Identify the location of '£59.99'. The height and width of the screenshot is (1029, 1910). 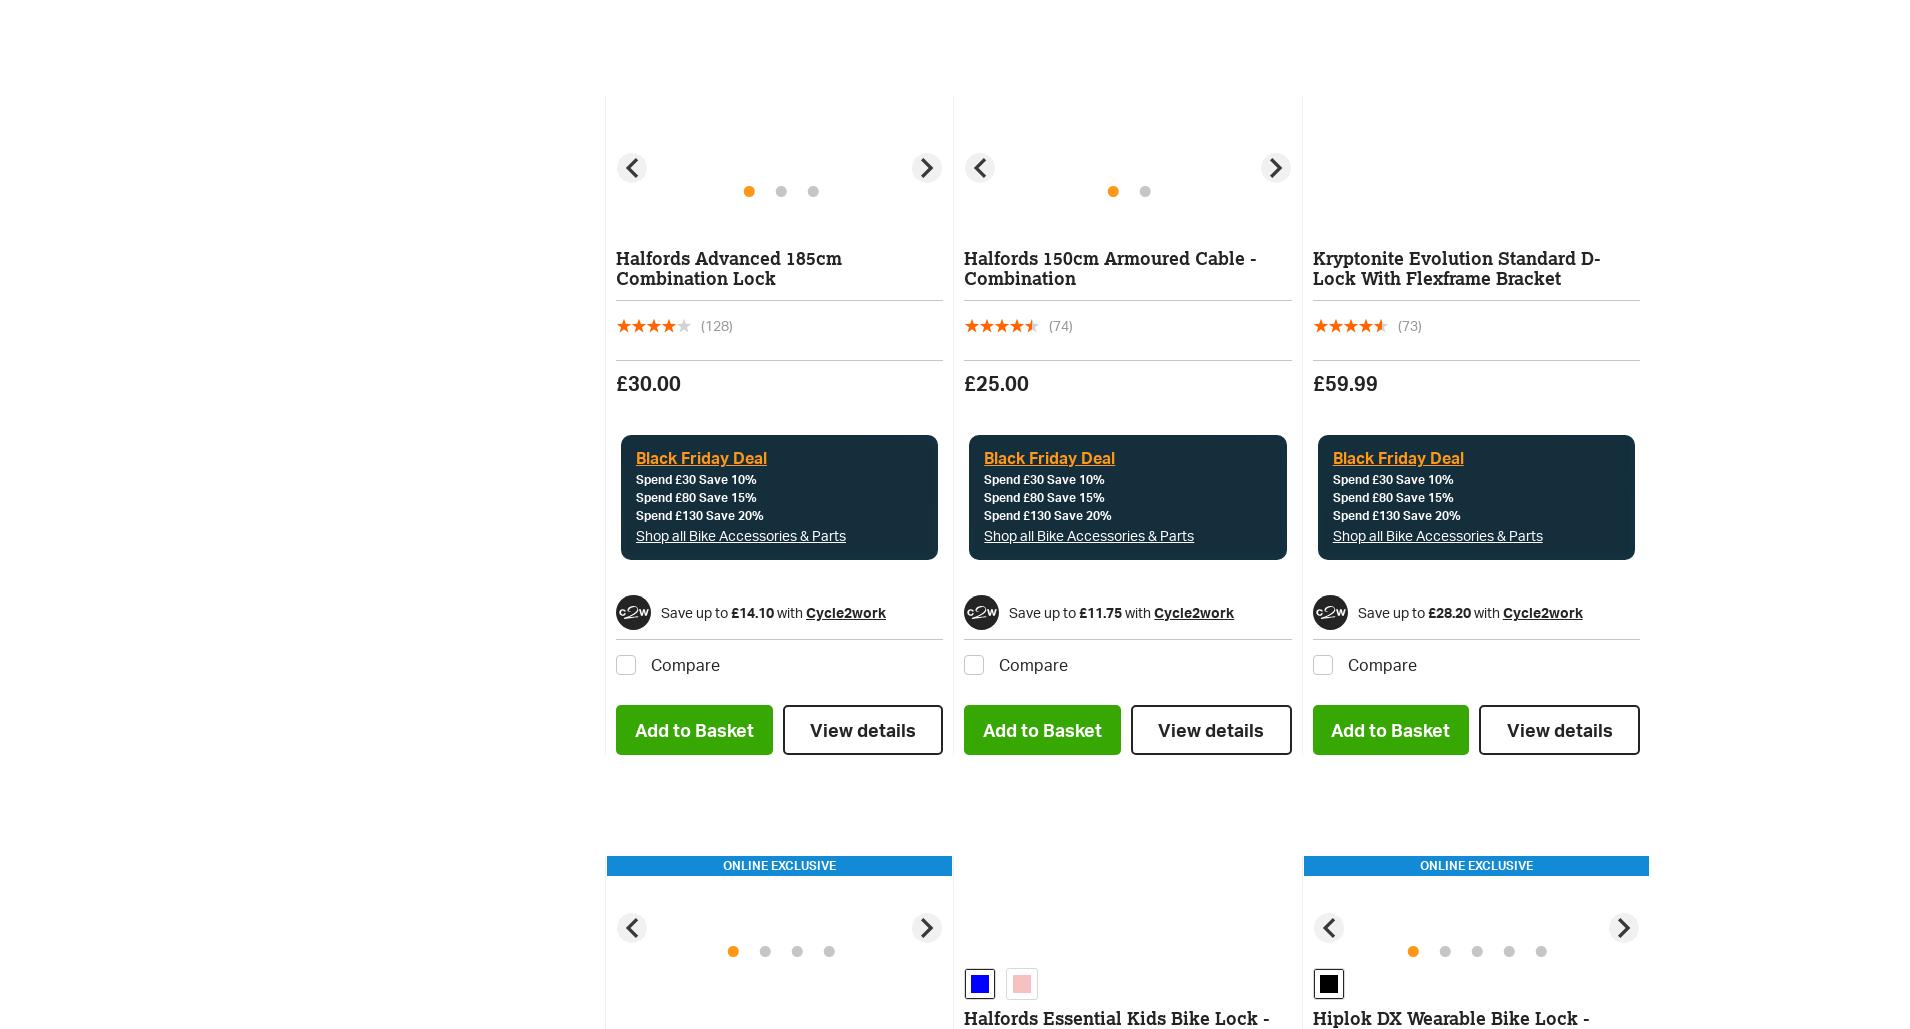
(1343, 382).